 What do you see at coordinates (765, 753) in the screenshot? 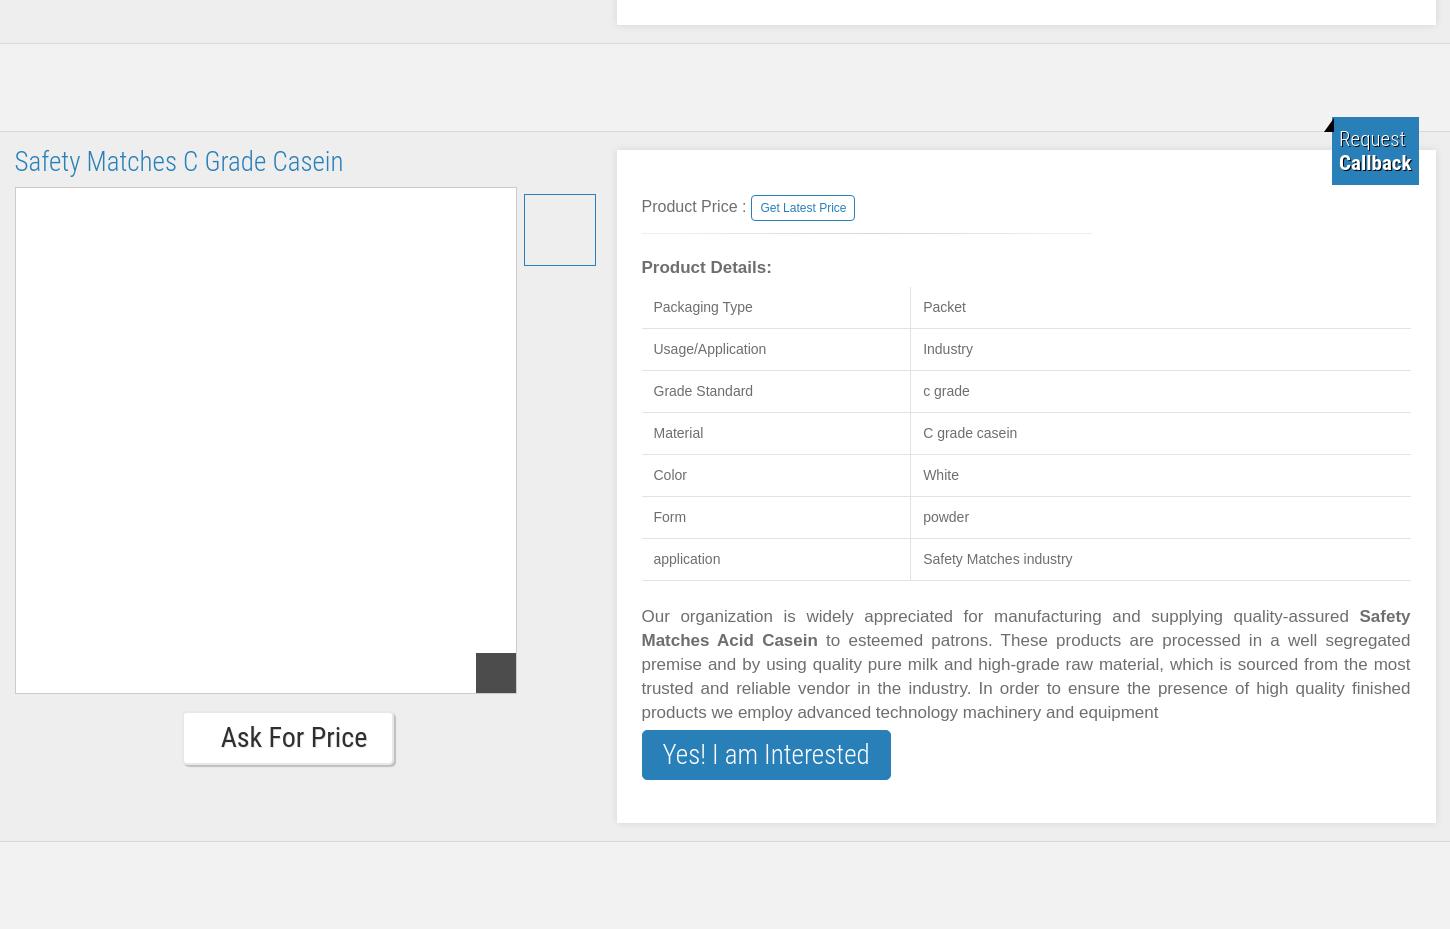
I see `'Yes! I am Interested'` at bounding box center [765, 753].